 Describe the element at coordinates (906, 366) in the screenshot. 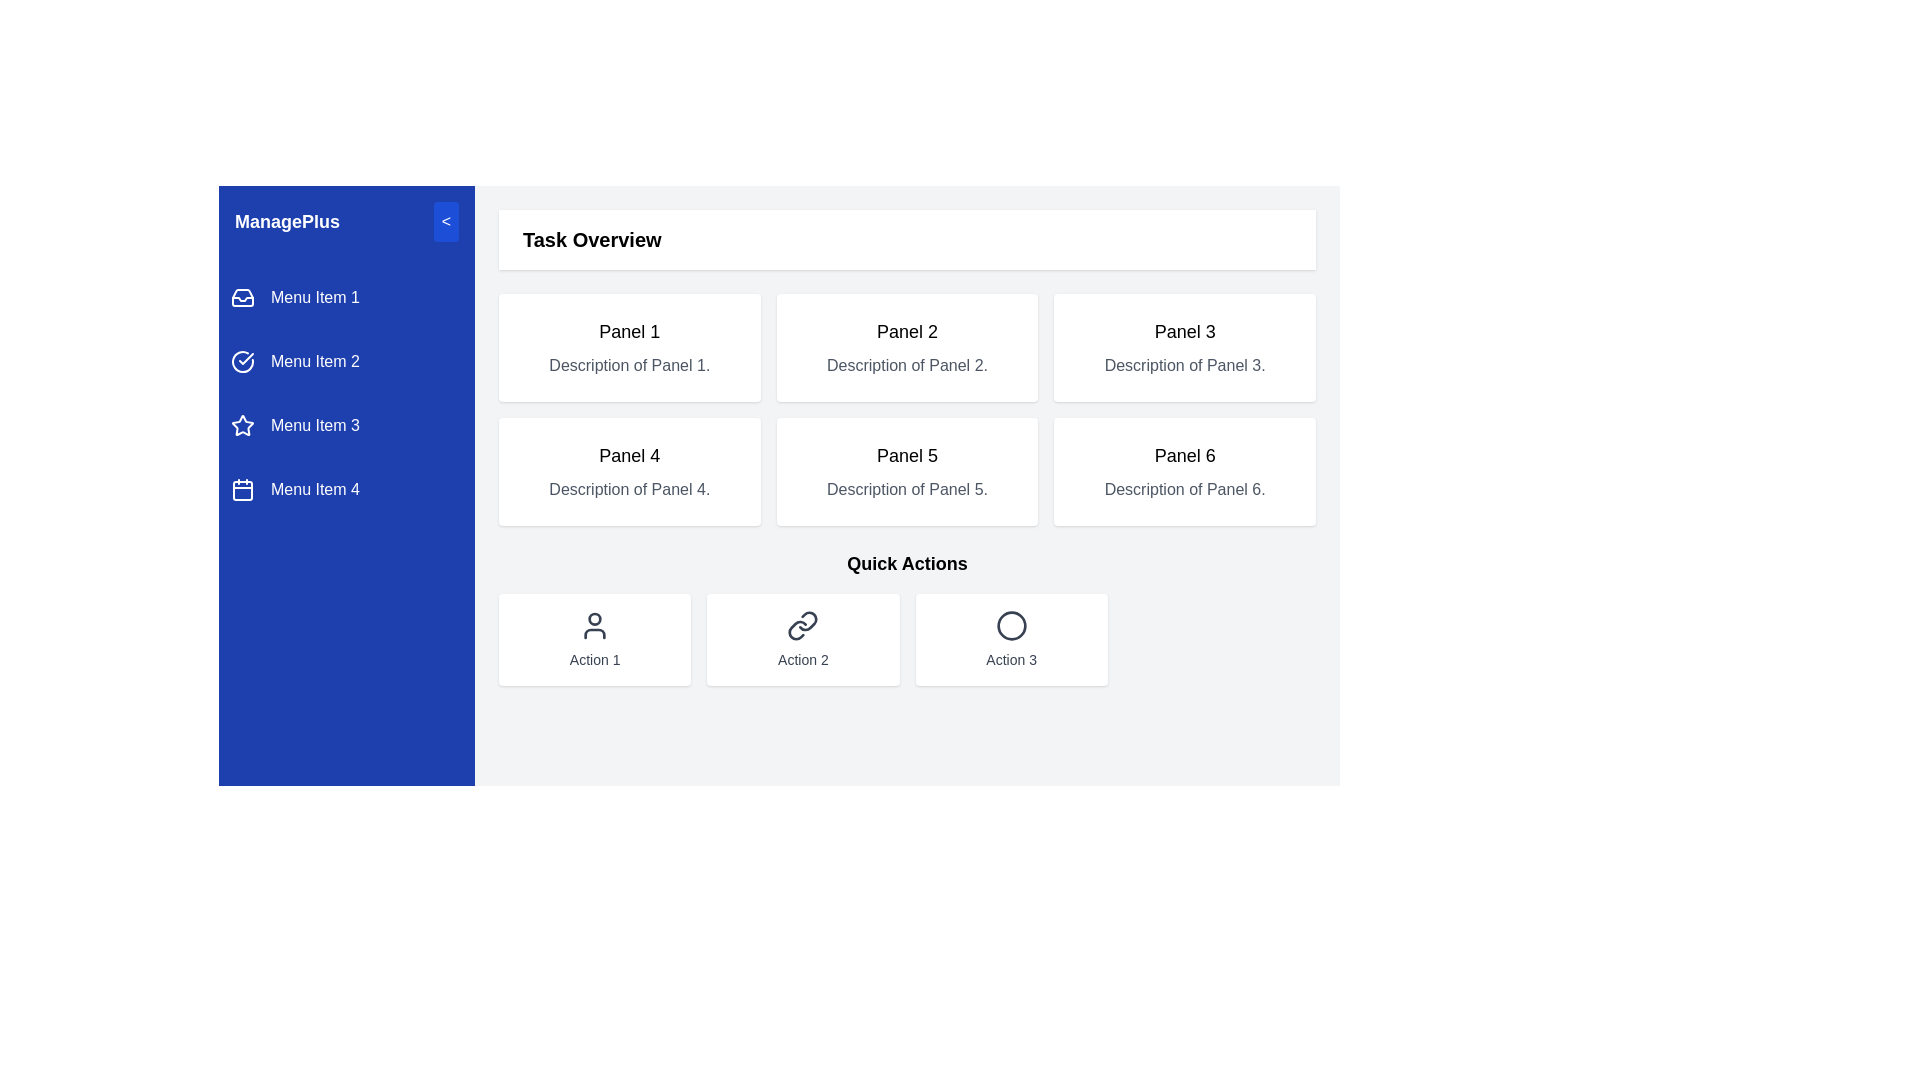

I see `the label reading 'Description of Panel 2' which is styled with a gray font, located in the lower region of the card labeled 'Panel 2' in a 2x3 grid layout` at that location.